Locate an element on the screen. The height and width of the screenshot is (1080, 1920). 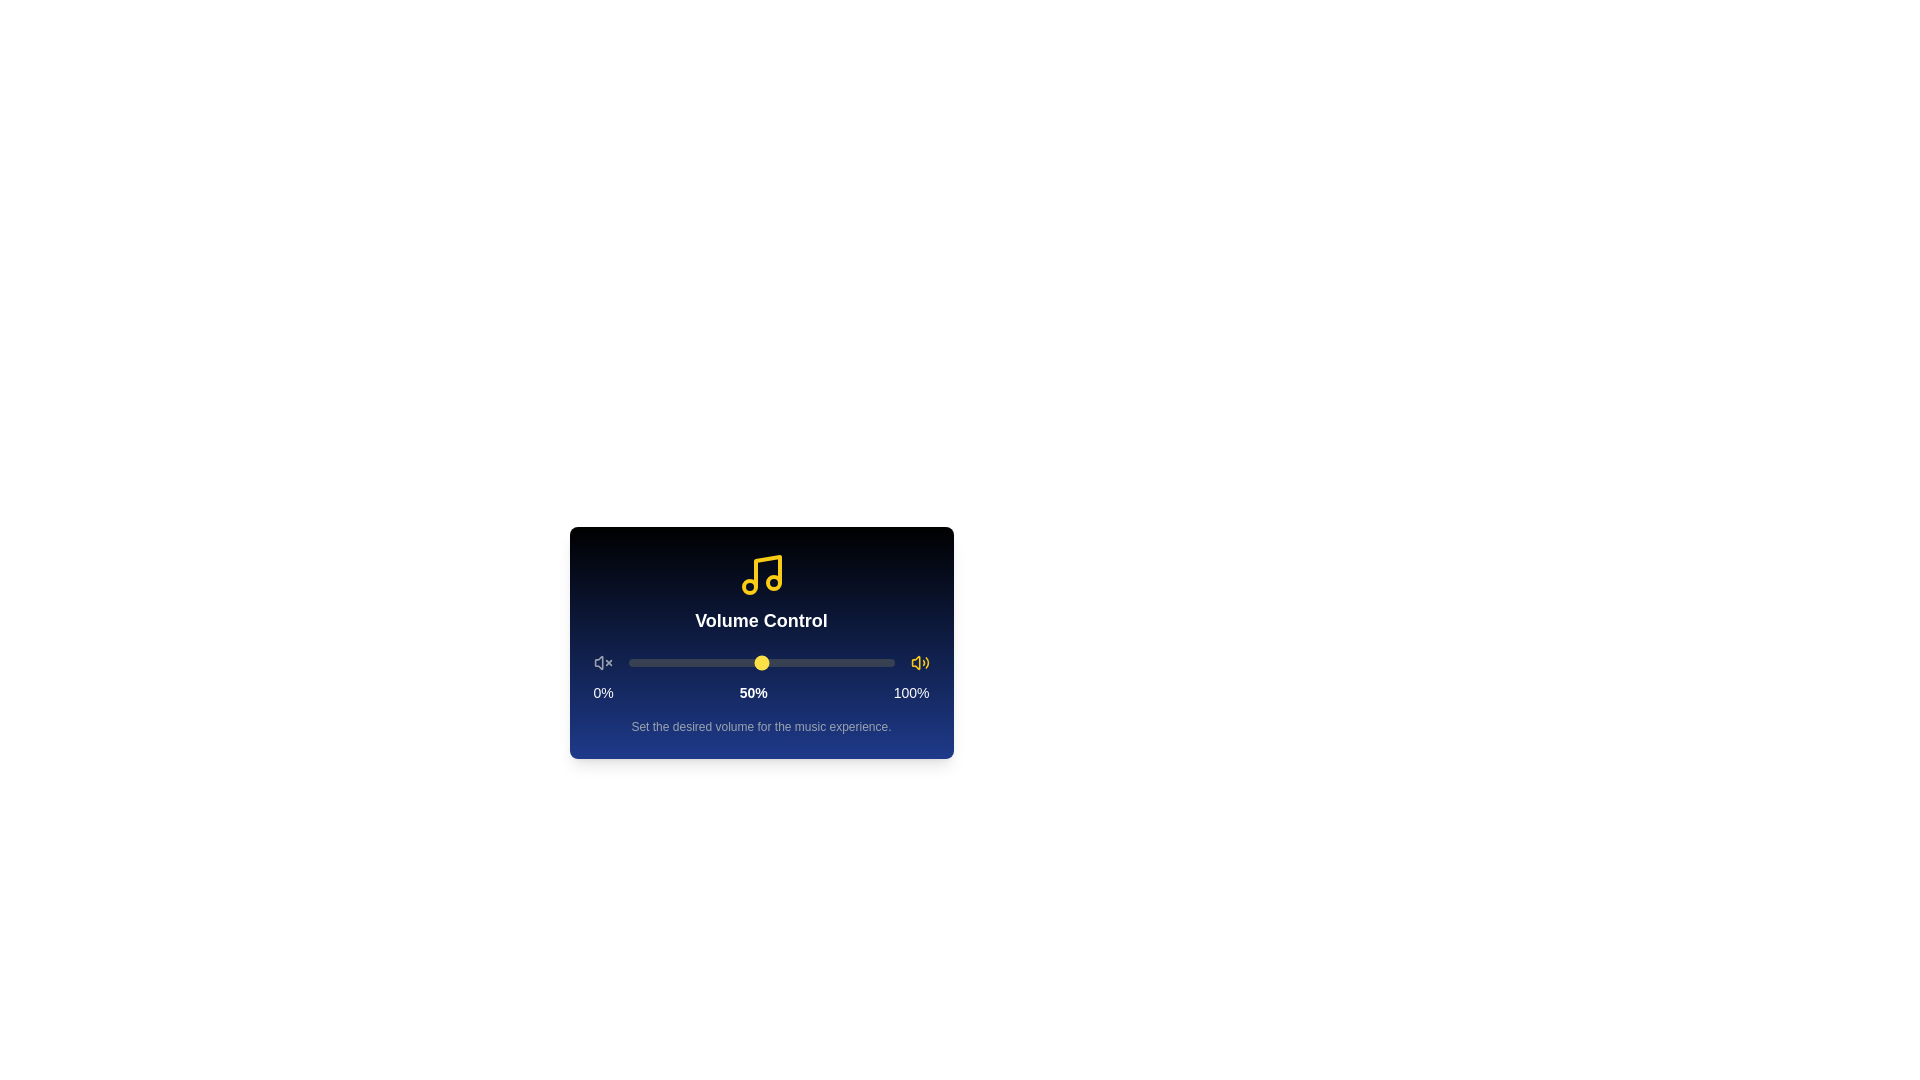
the volume slider to 76% is located at coordinates (830, 663).